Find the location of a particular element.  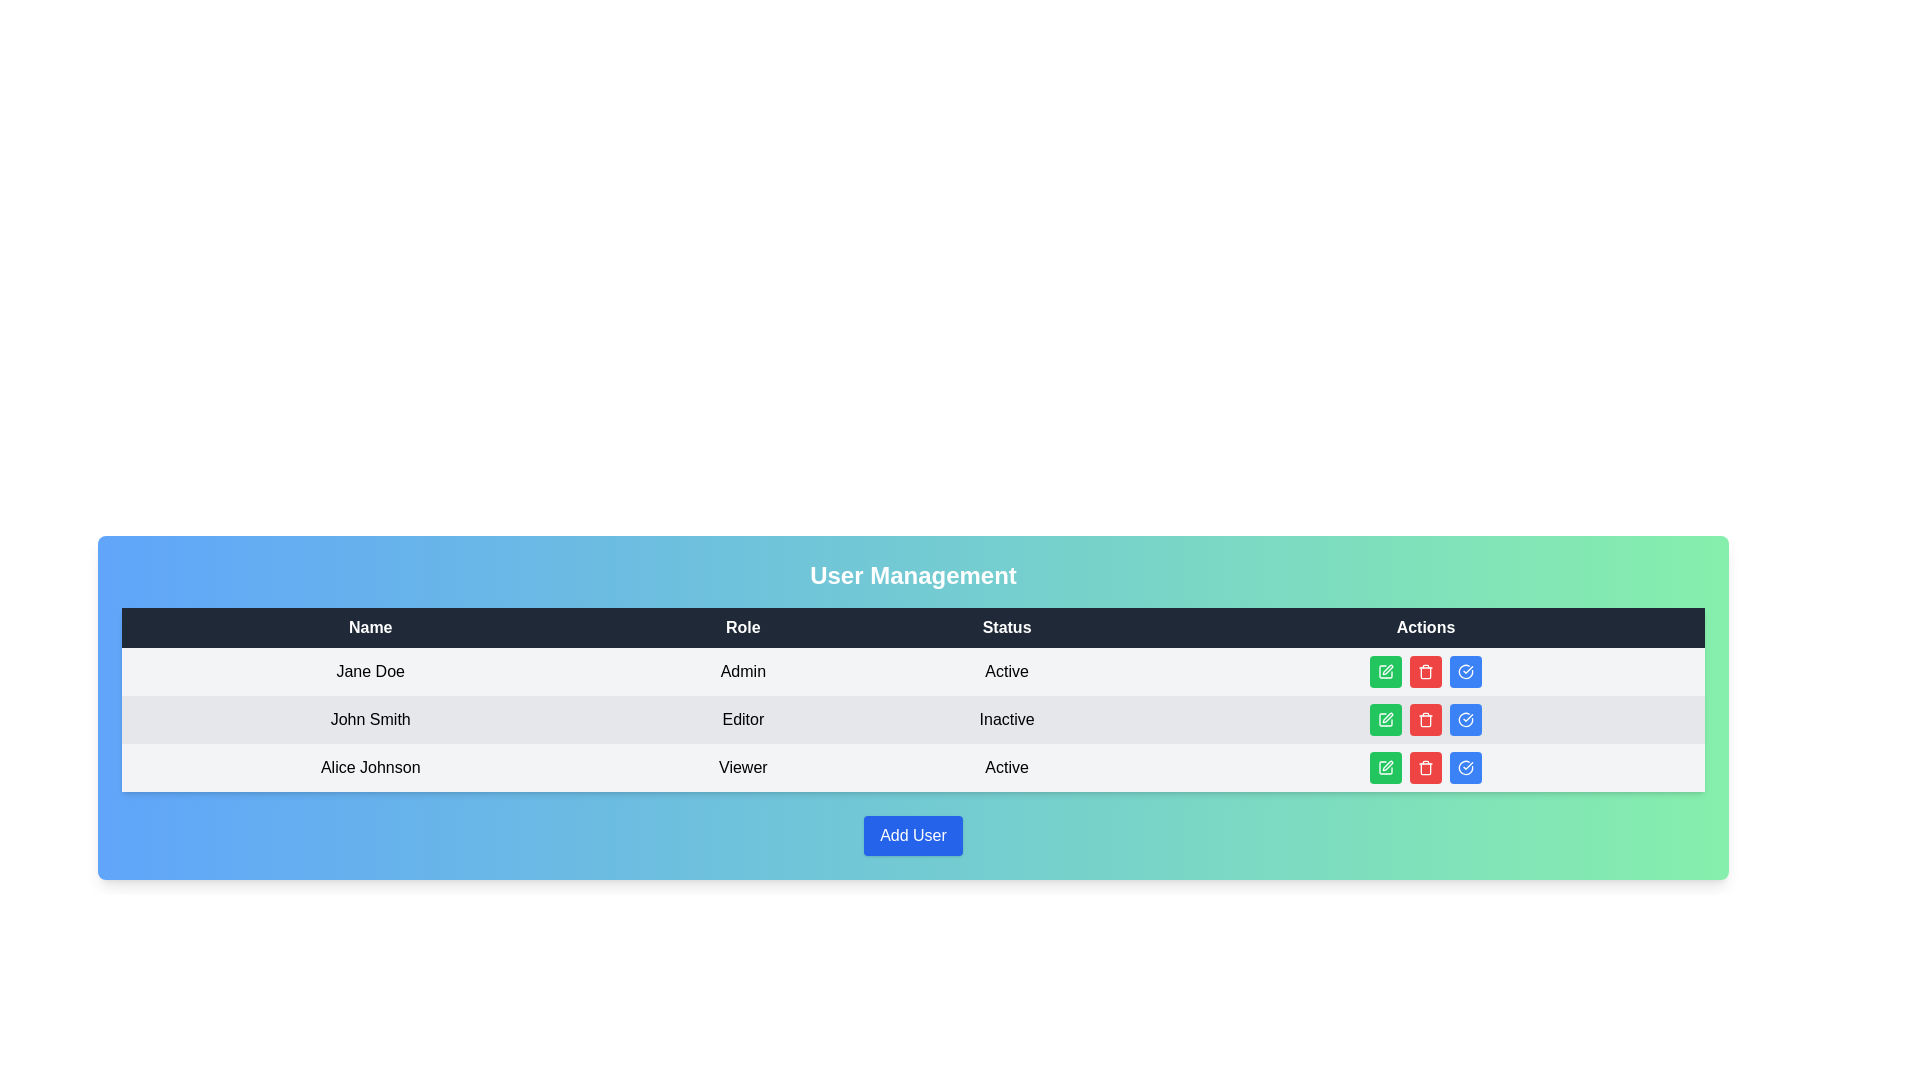

the red delete button with a trash can icon in the Actions column of the second row to observe the hover effect is located at coordinates (1424, 720).